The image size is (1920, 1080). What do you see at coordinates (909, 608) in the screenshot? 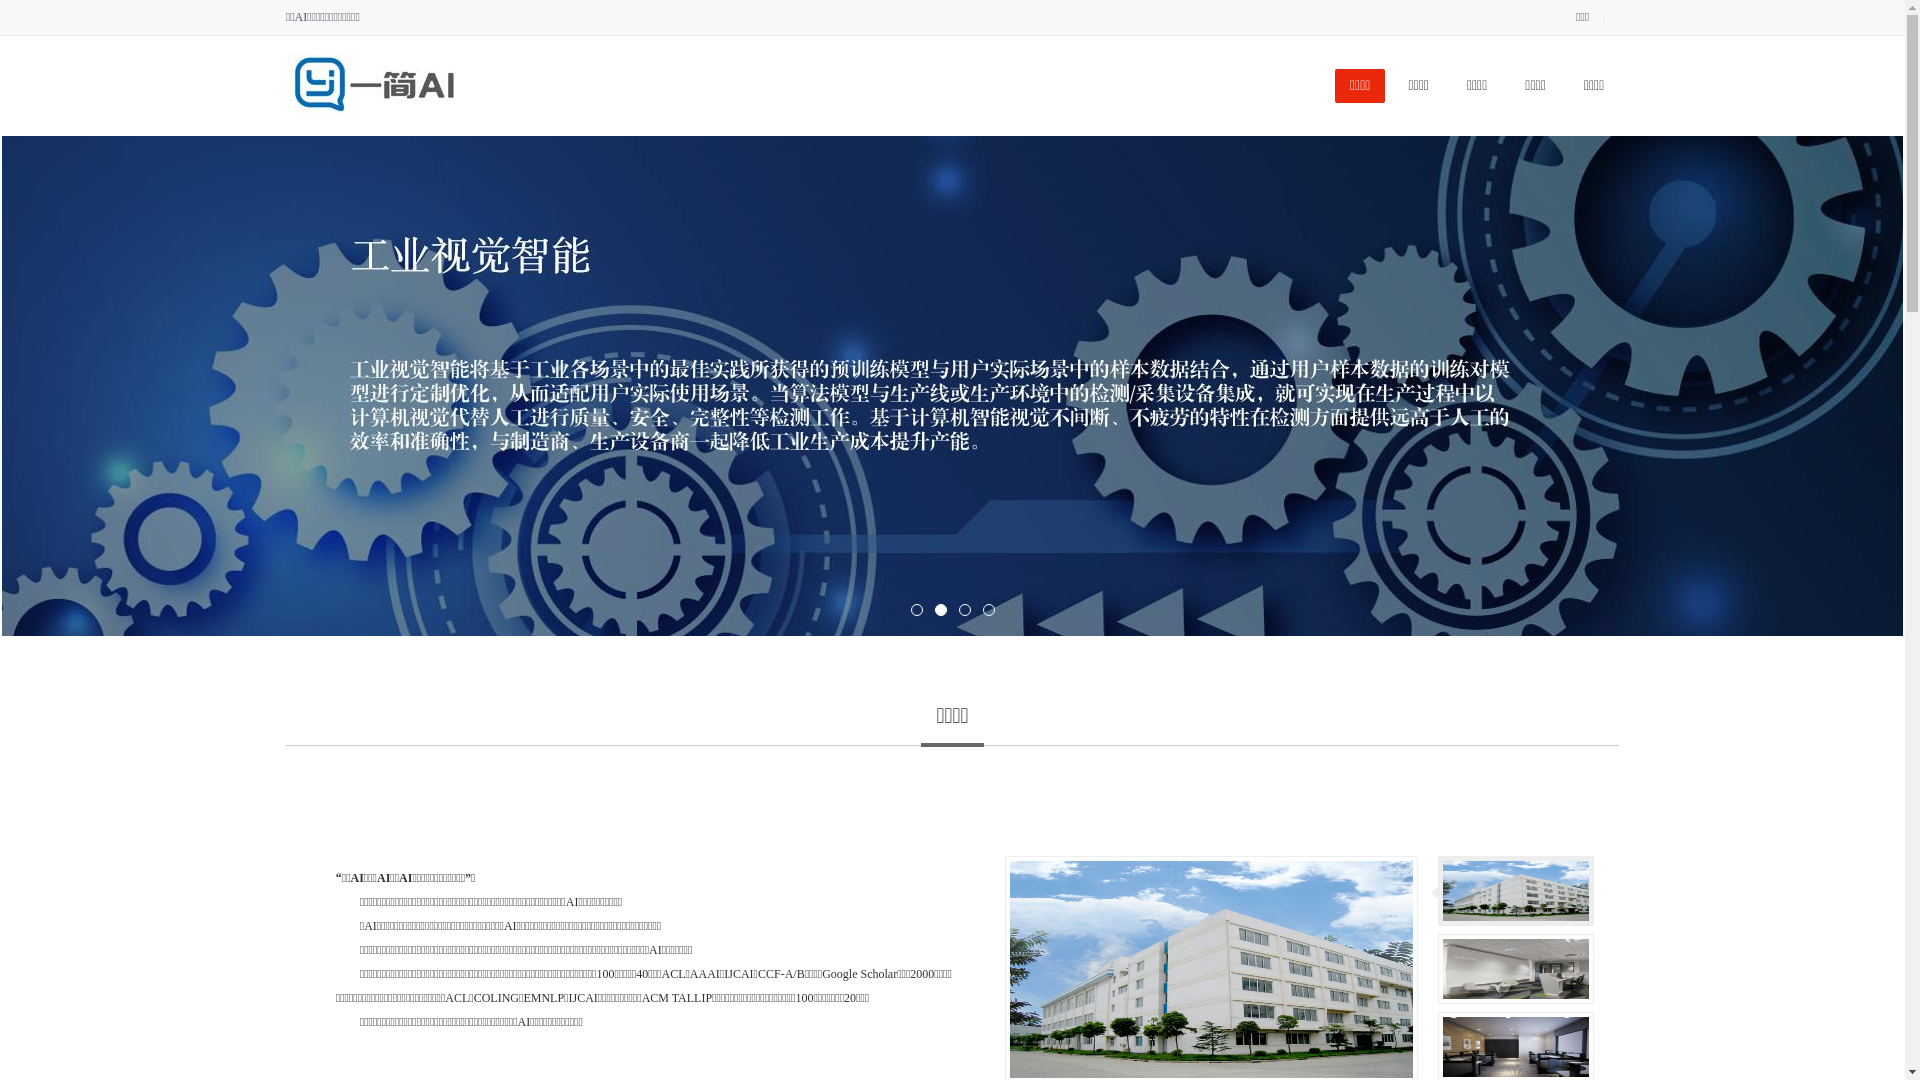
I see `'1'` at bounding box center [909, 608].